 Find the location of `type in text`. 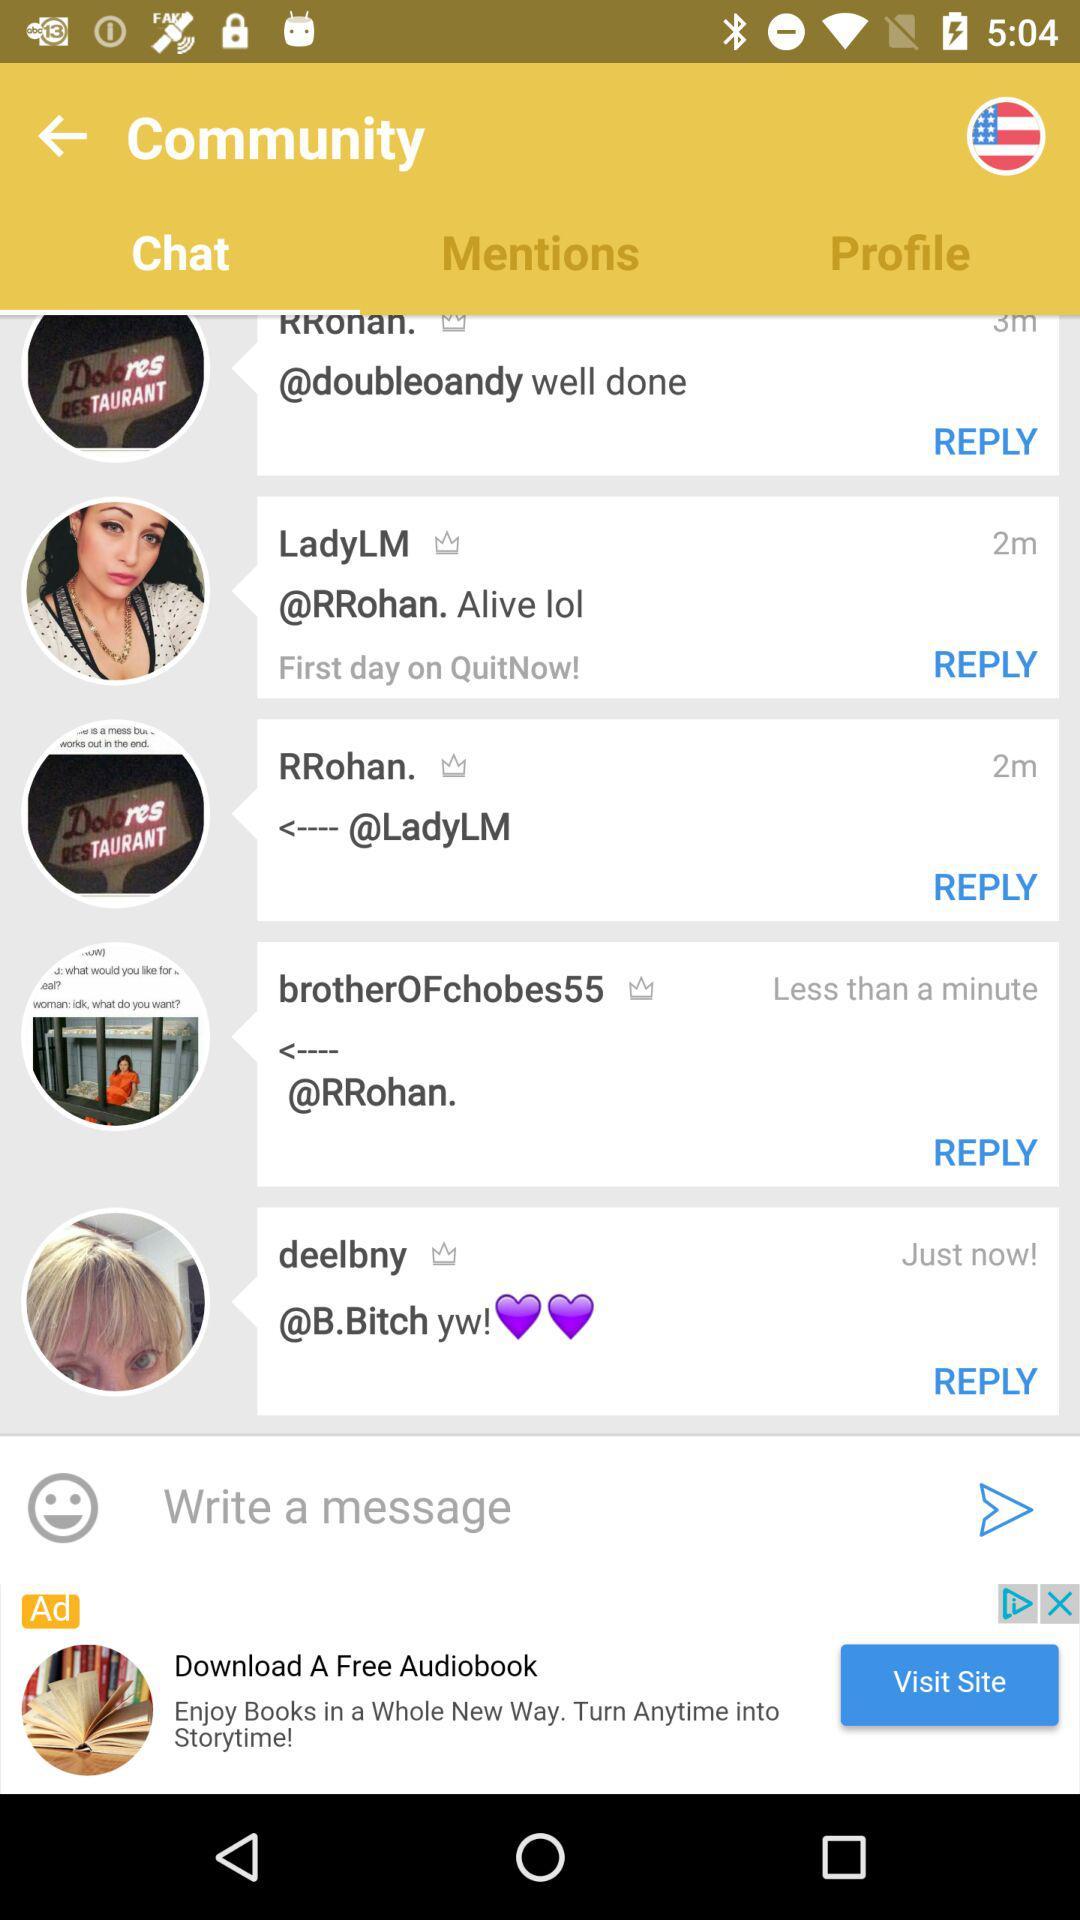

type in text is located at coordinates (528, 1507).